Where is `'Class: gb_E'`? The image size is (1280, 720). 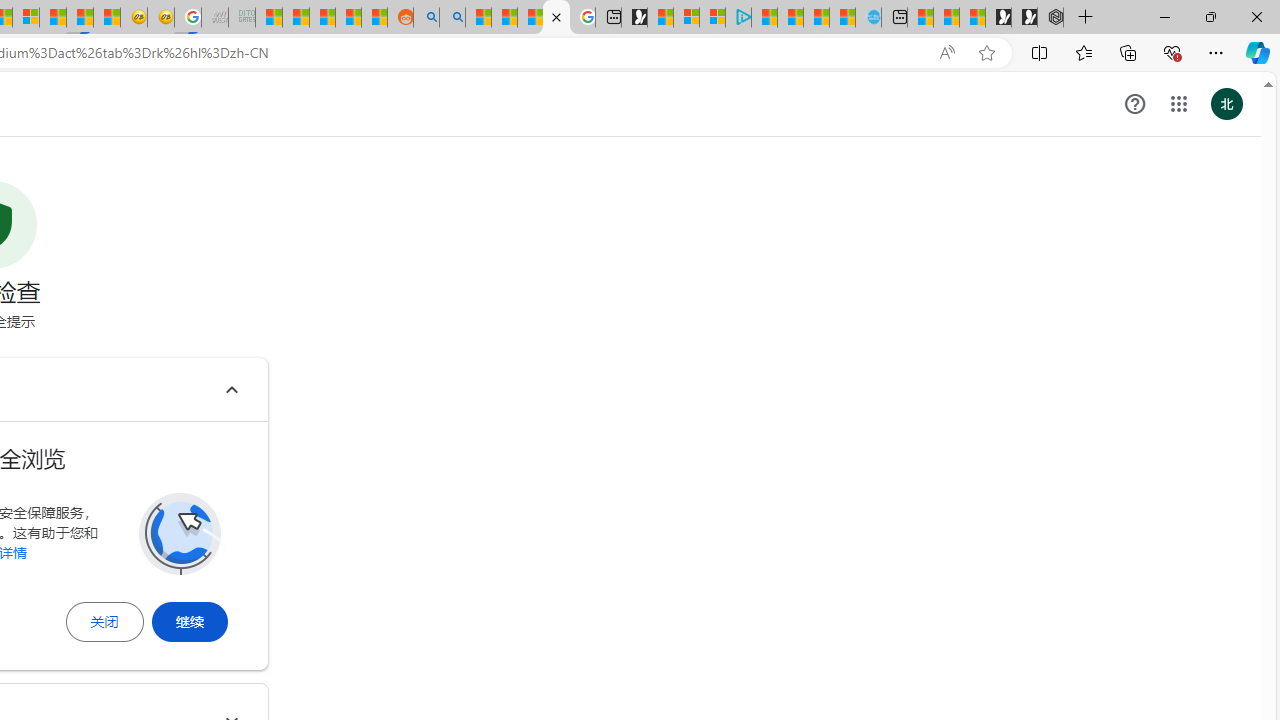 'Class: gb_E' is located at coordinates (1178, 104).